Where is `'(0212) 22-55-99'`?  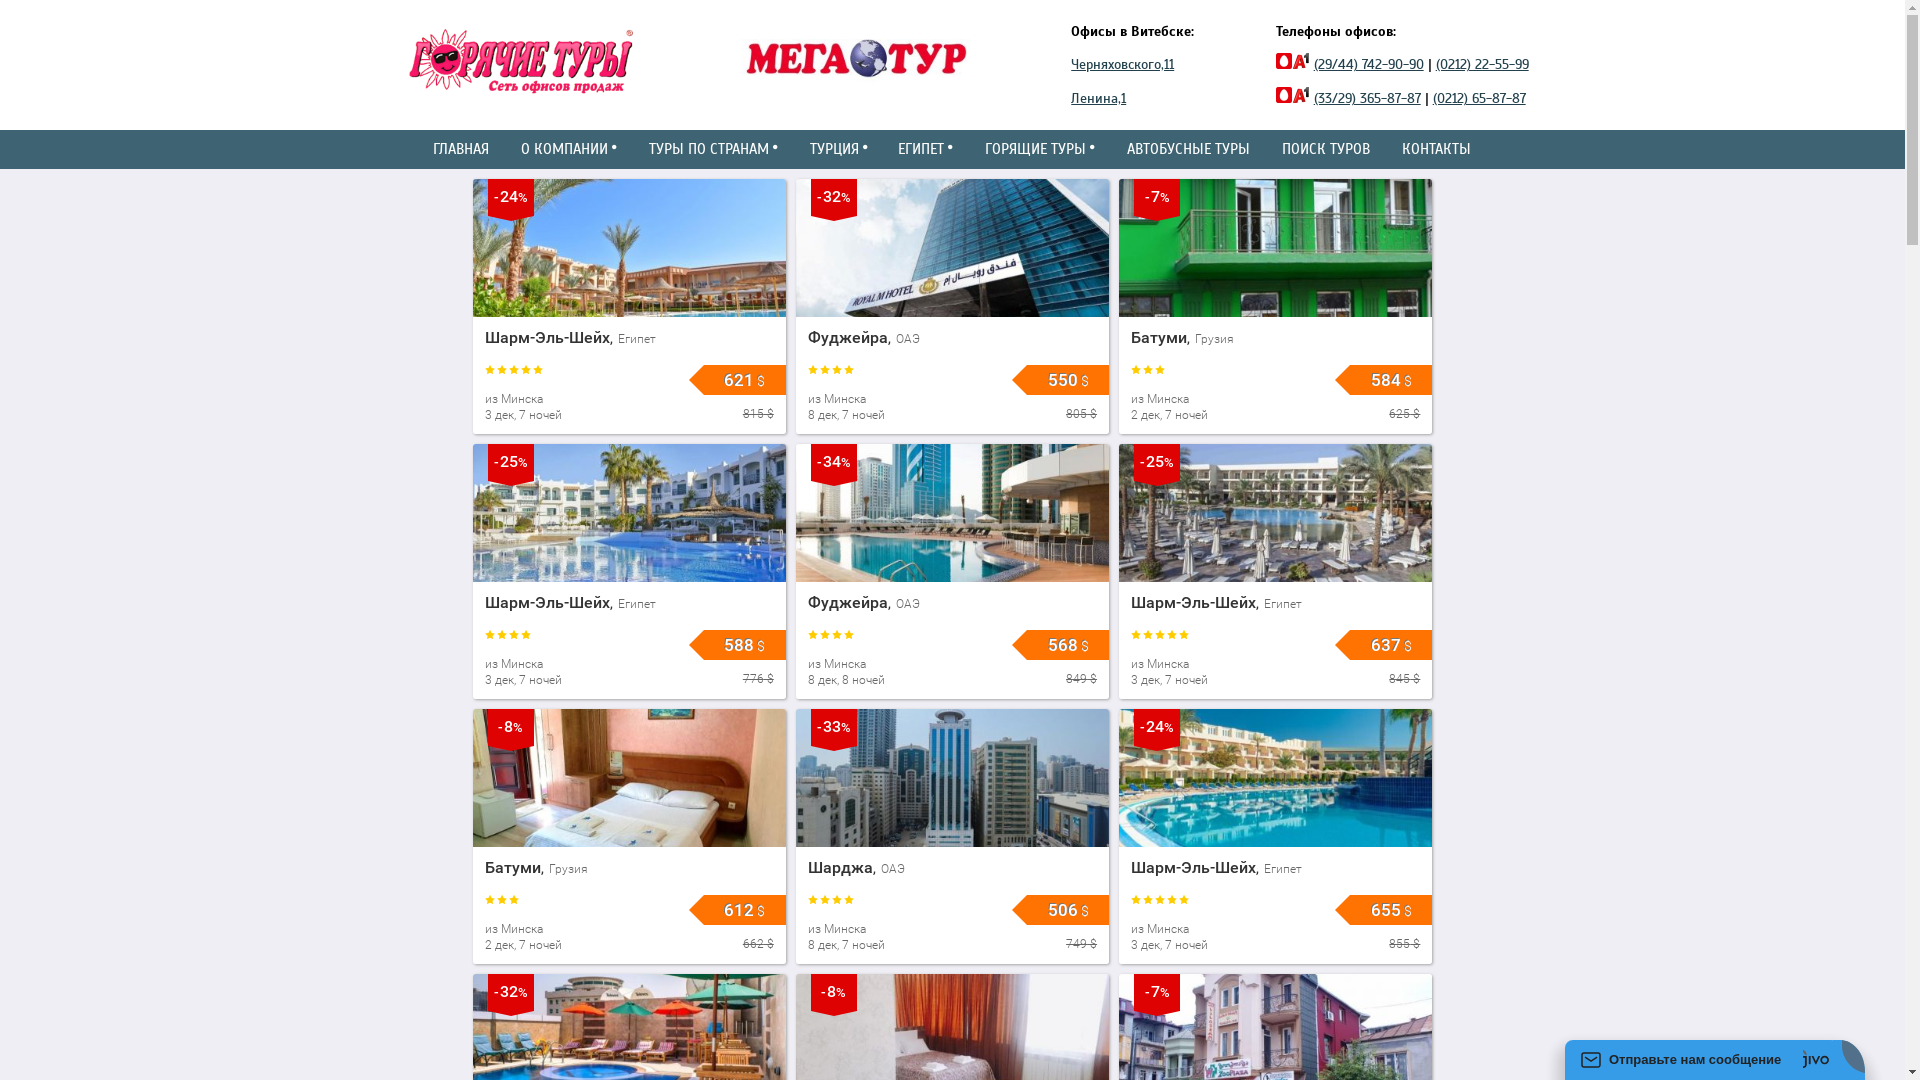 '(0212) 22-55-99' is located at coordinates (1482, 63).